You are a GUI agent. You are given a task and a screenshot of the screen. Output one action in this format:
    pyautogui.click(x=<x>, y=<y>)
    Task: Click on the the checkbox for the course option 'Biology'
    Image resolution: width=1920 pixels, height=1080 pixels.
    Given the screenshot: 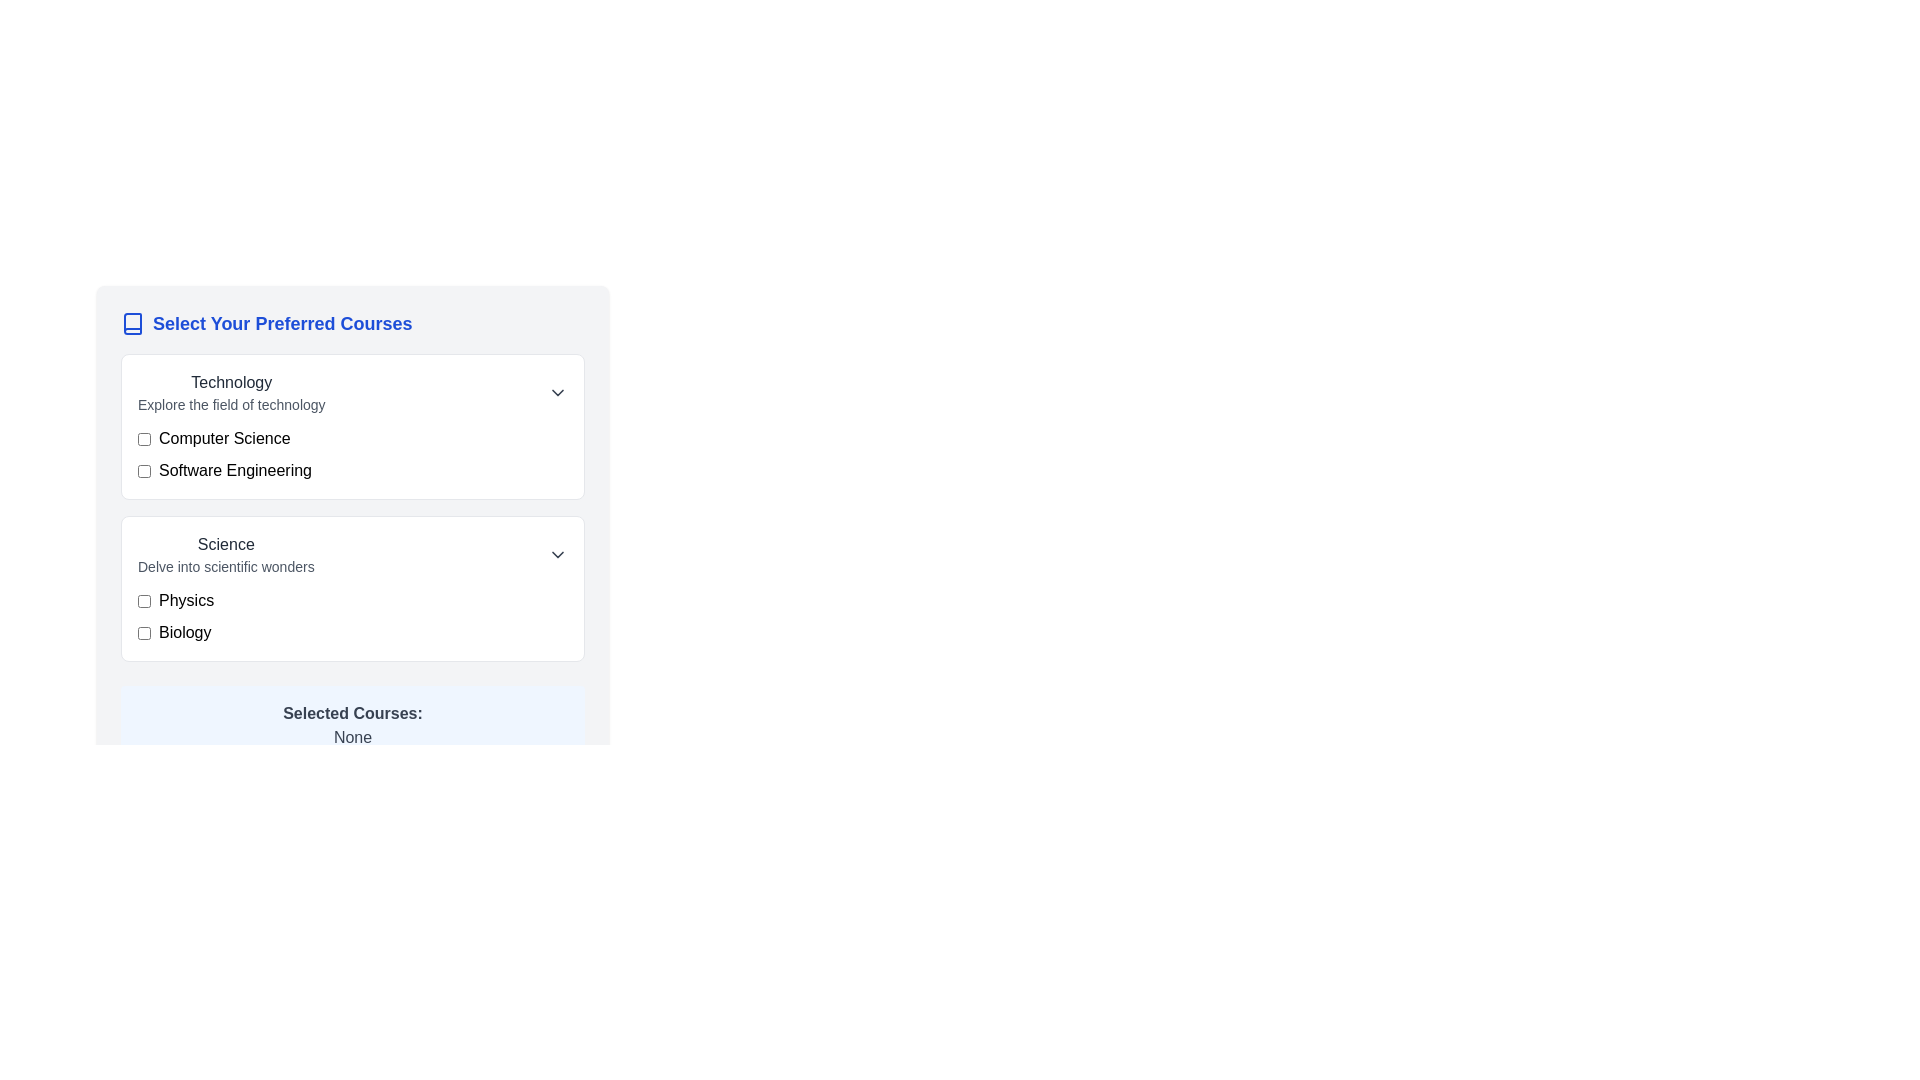 What is the action you would take?
    pyautogui.click(x=143, y=632)
    